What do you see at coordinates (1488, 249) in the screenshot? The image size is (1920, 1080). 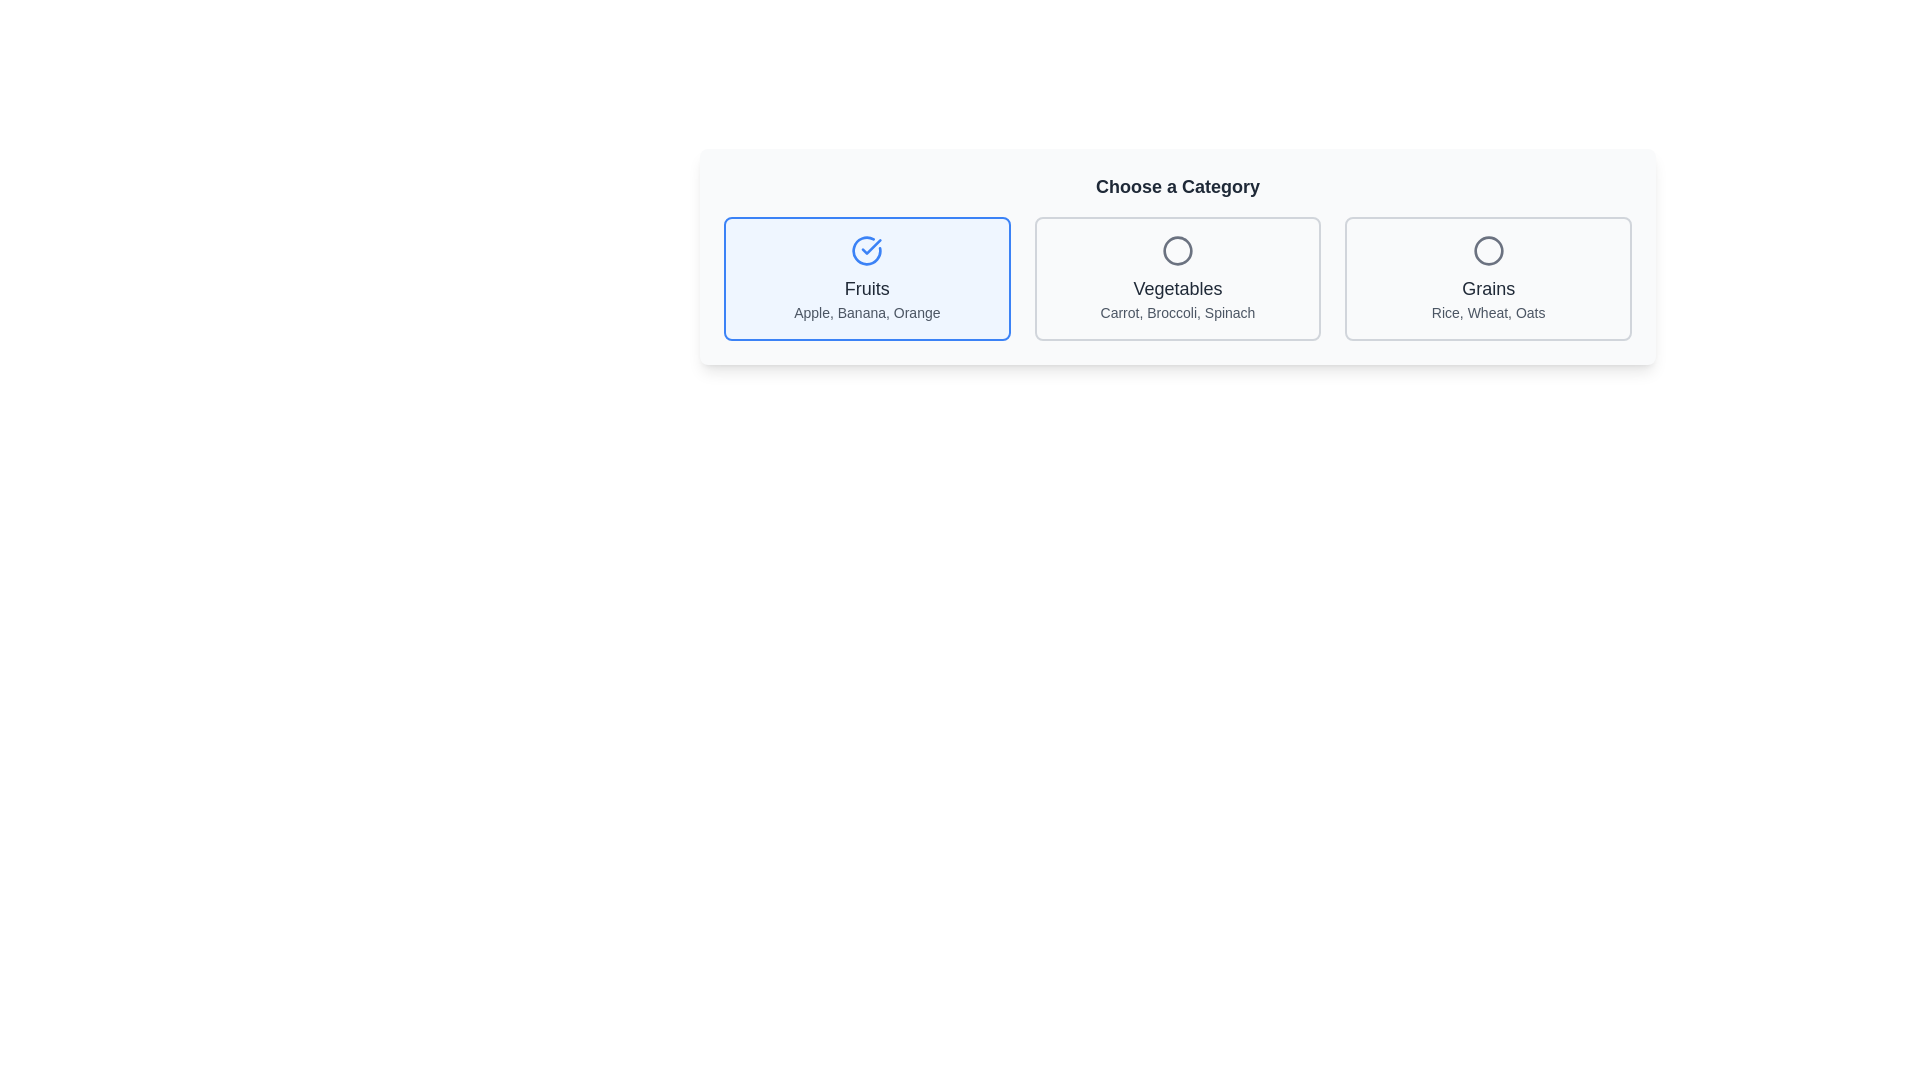 I see `the decorative or status-related icon associated with the 'Grains' category located above the text 'Grains'` at bounding box center [1488, 249].